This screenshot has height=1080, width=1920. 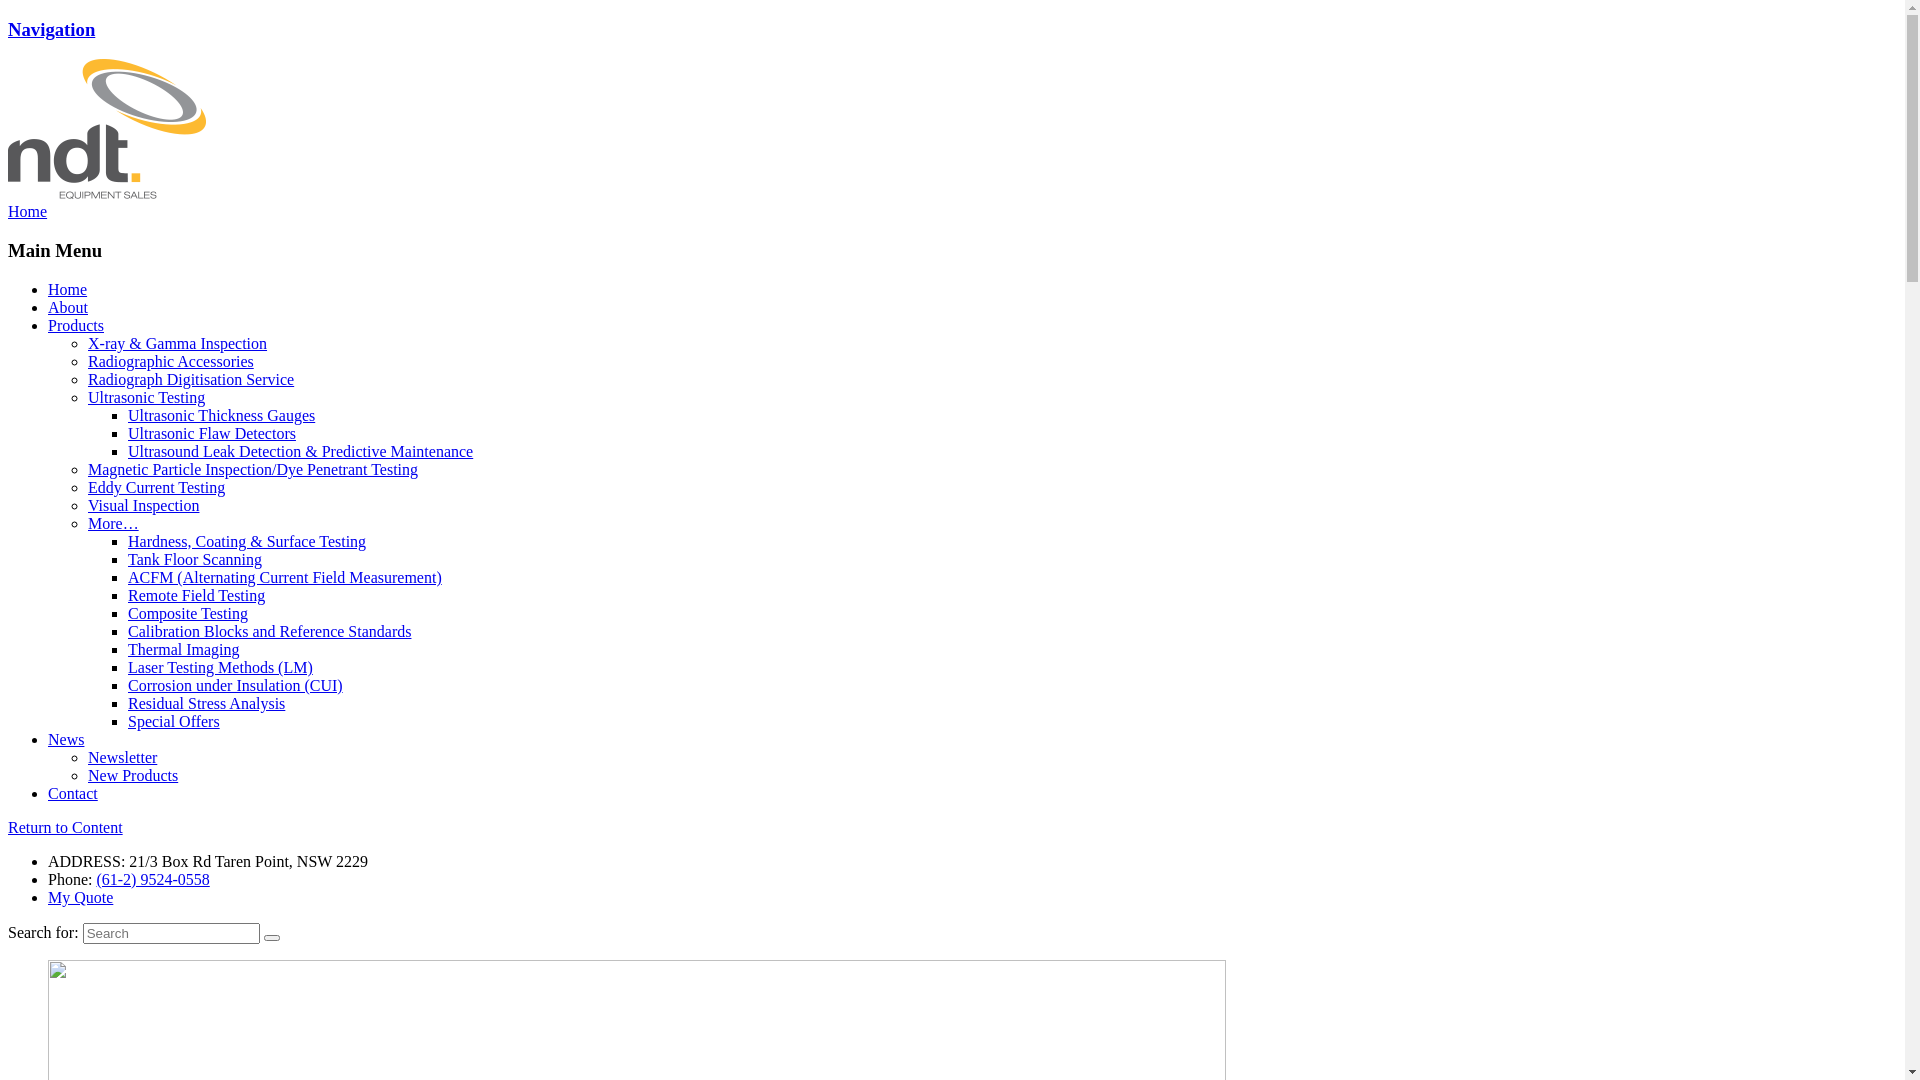 What do you see at coordinates (142, 504) in the screenshot?
I see `'Visual Inspection'` at bounding box center [142, 504].